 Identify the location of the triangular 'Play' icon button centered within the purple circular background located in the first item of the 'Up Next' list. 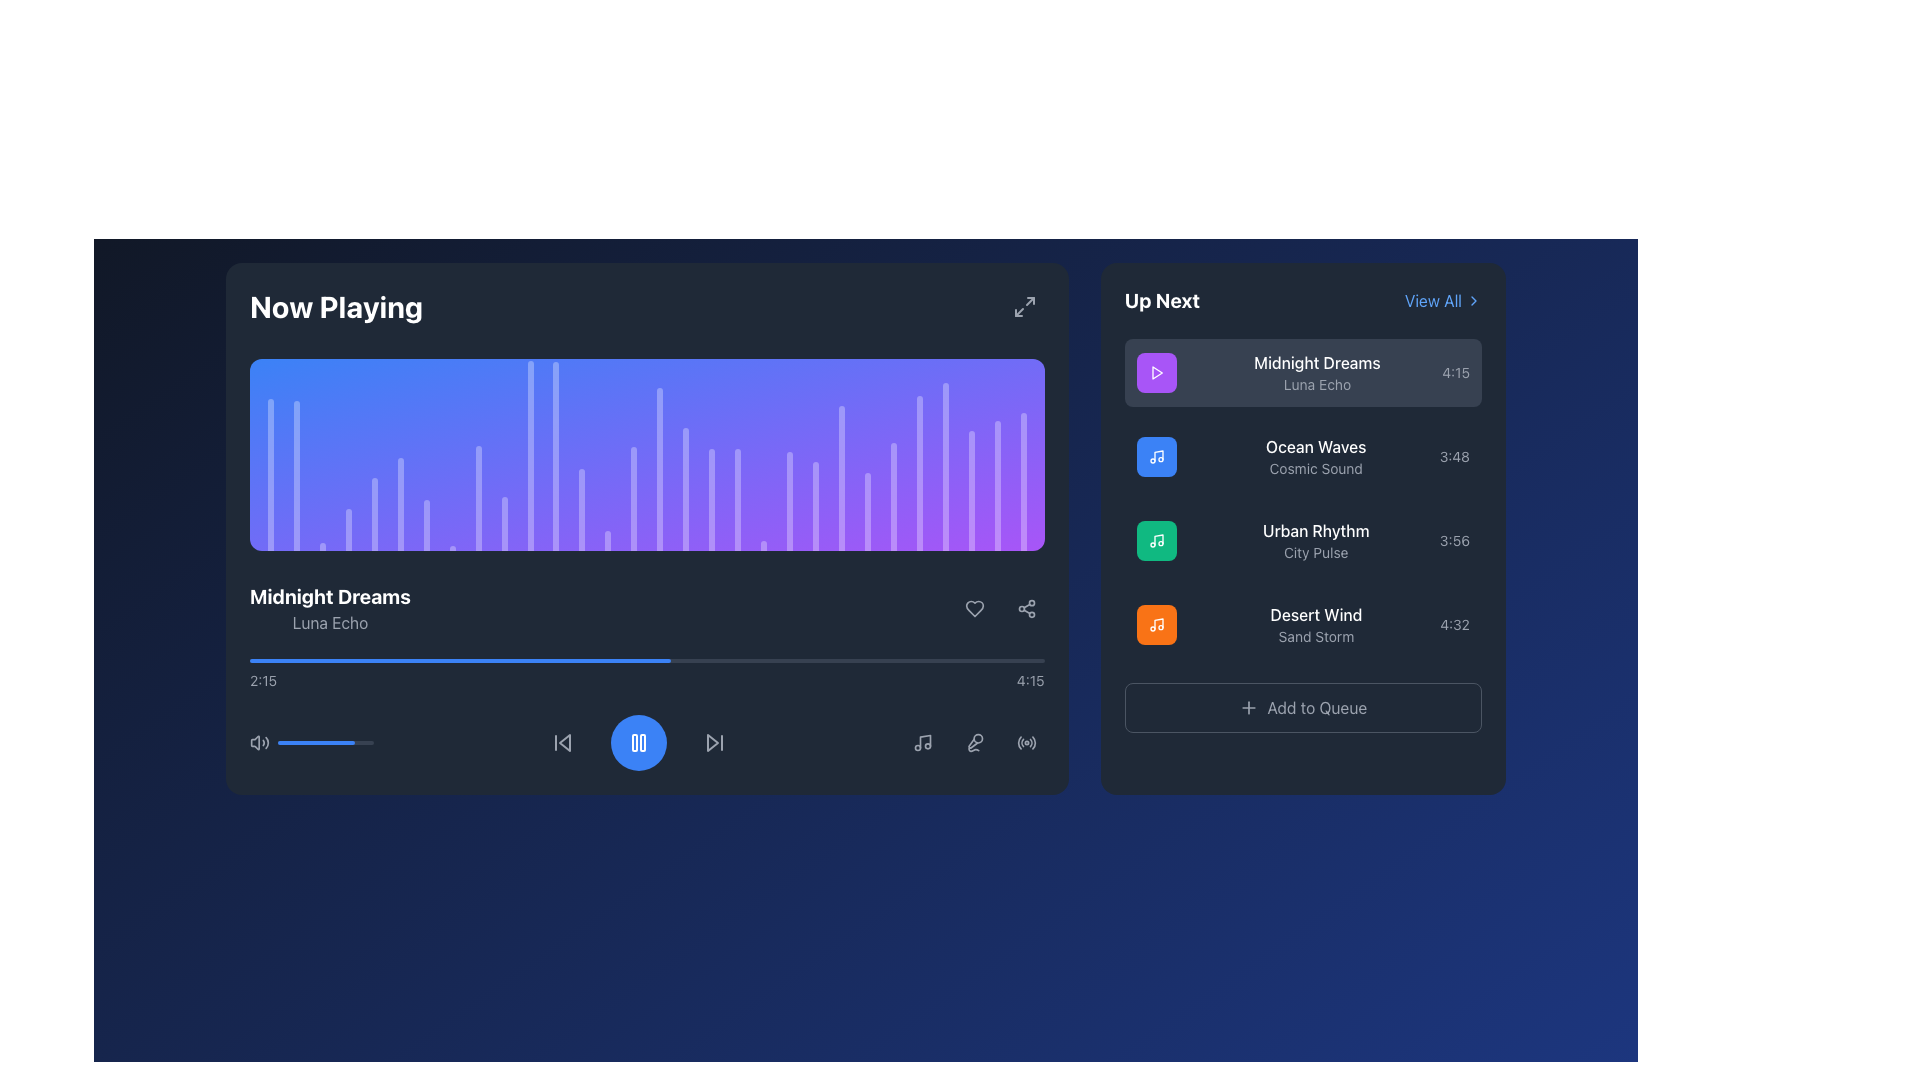
(1156, 373).